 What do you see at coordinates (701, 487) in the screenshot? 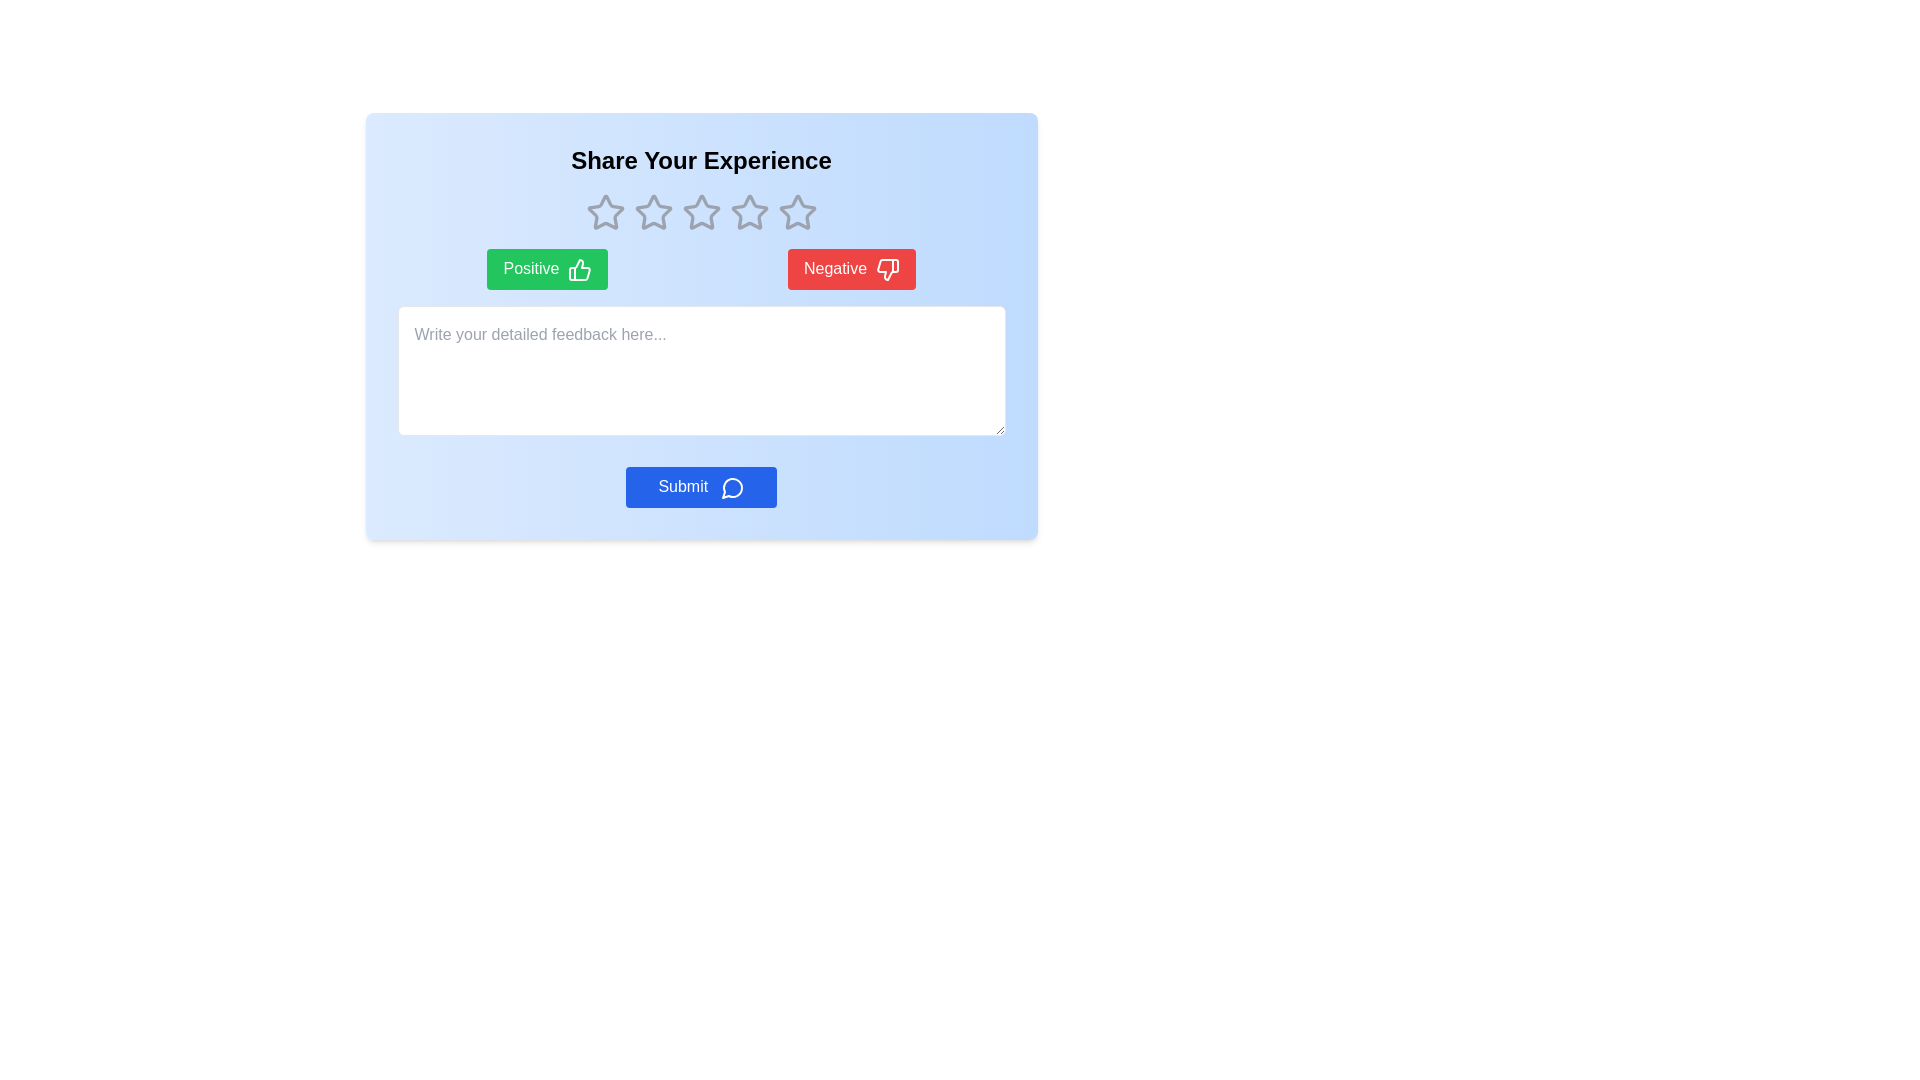
I see `the feedback submission button located at the bottom of the feedback form interface` at bounding box center [701, 487].